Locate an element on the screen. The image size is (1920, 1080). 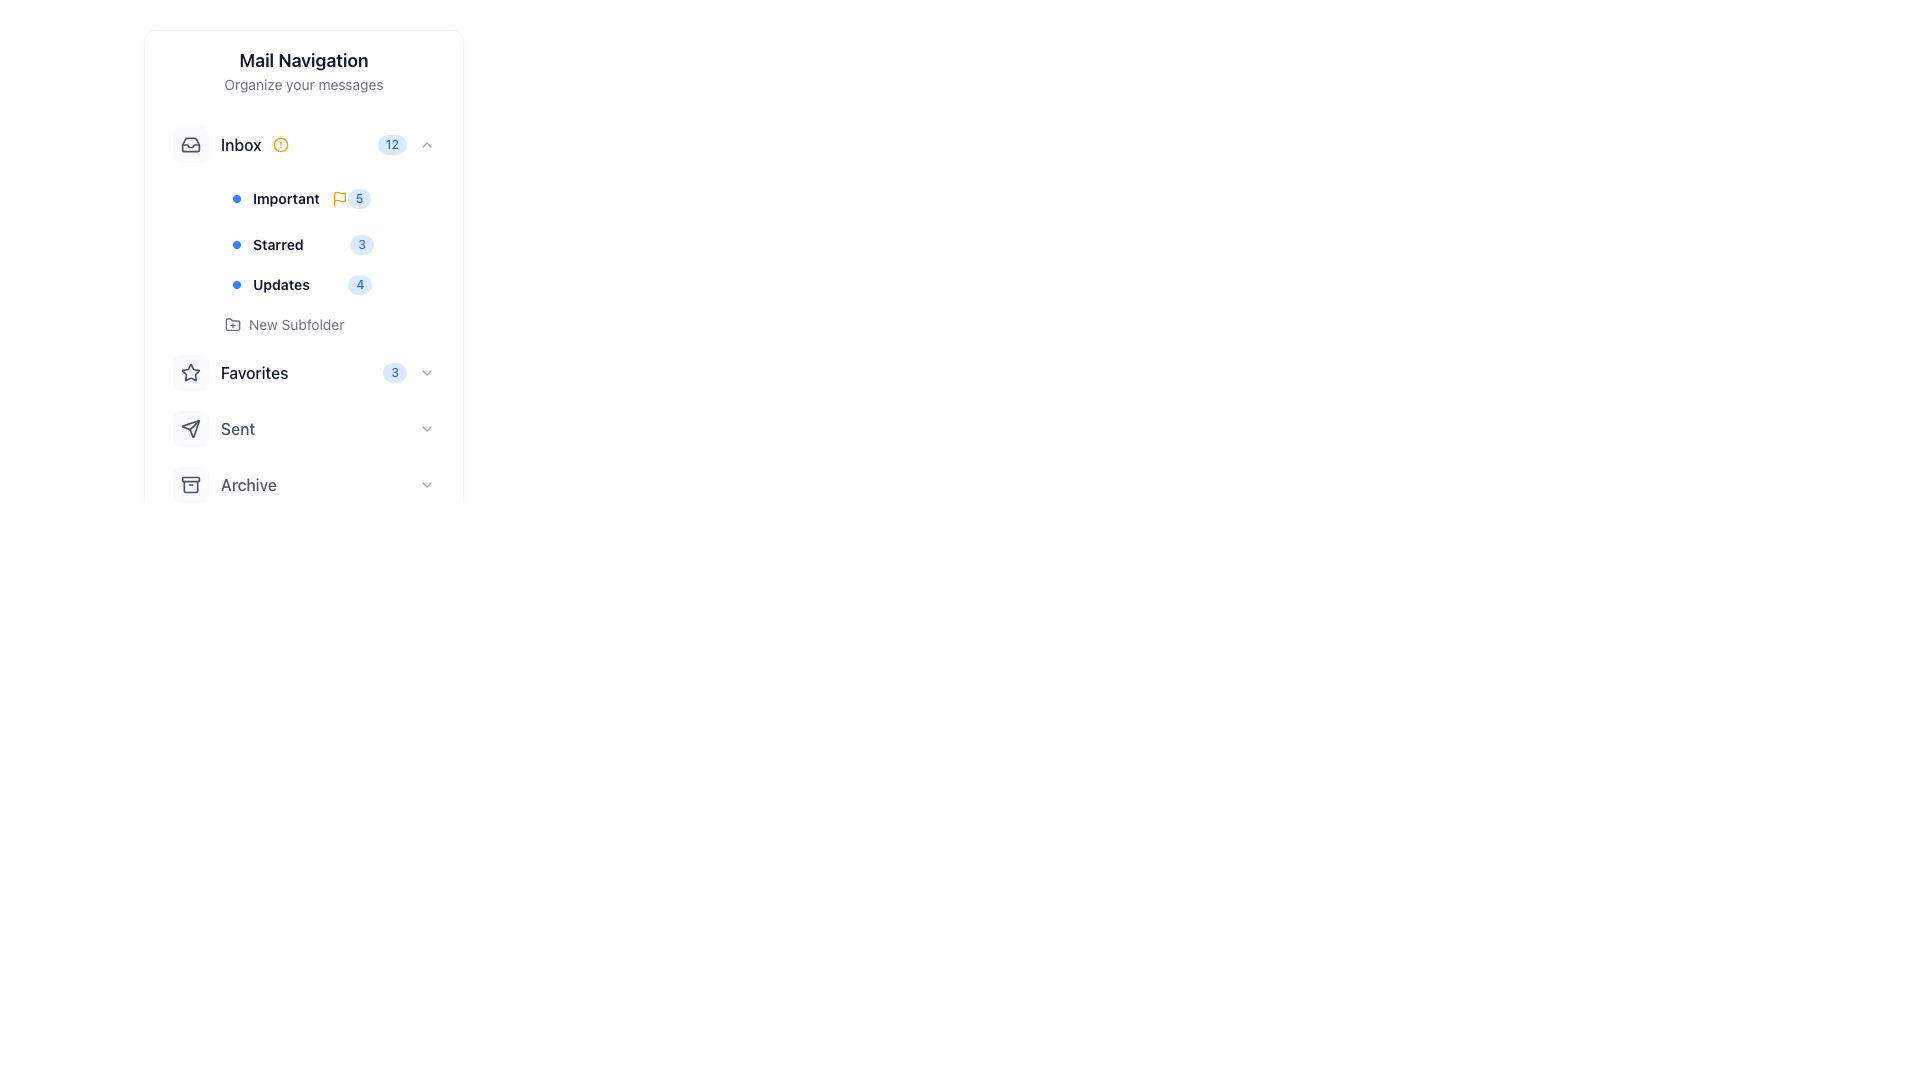
the 'Starred' navigation item, which is the second item in the navigation group is located at coordinates (327, 244).